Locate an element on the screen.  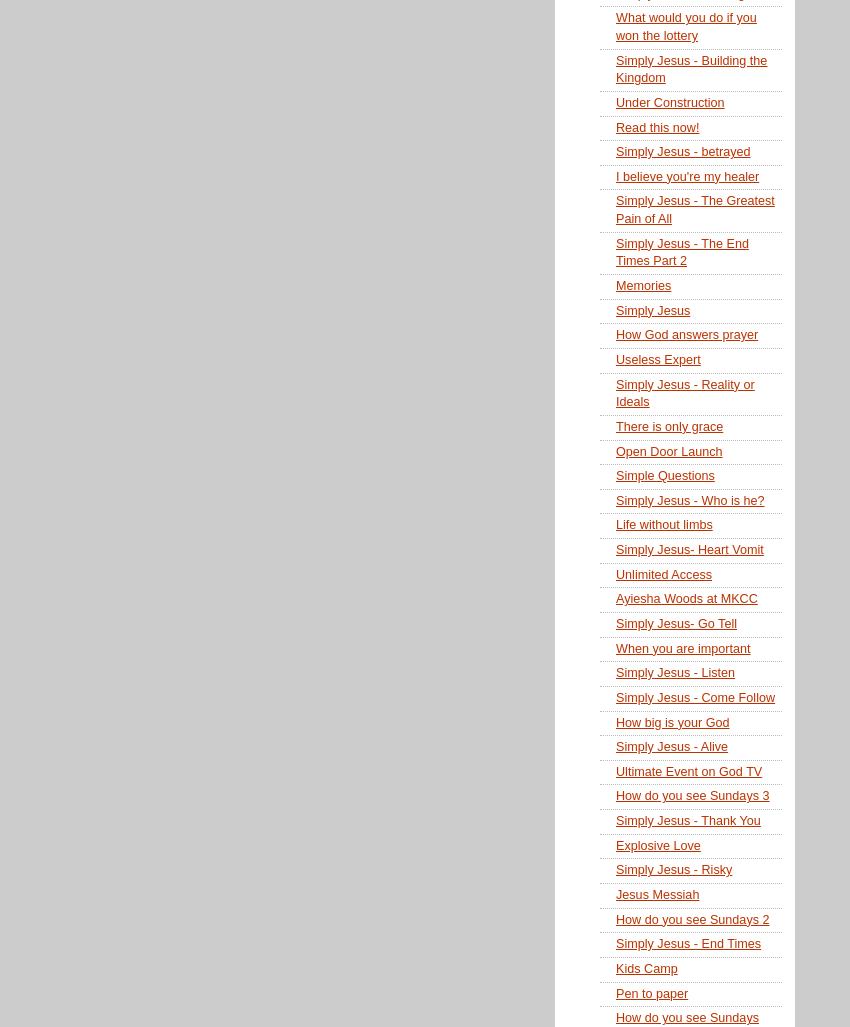
'Unlimited Access' is located at coordinates (664, 573).